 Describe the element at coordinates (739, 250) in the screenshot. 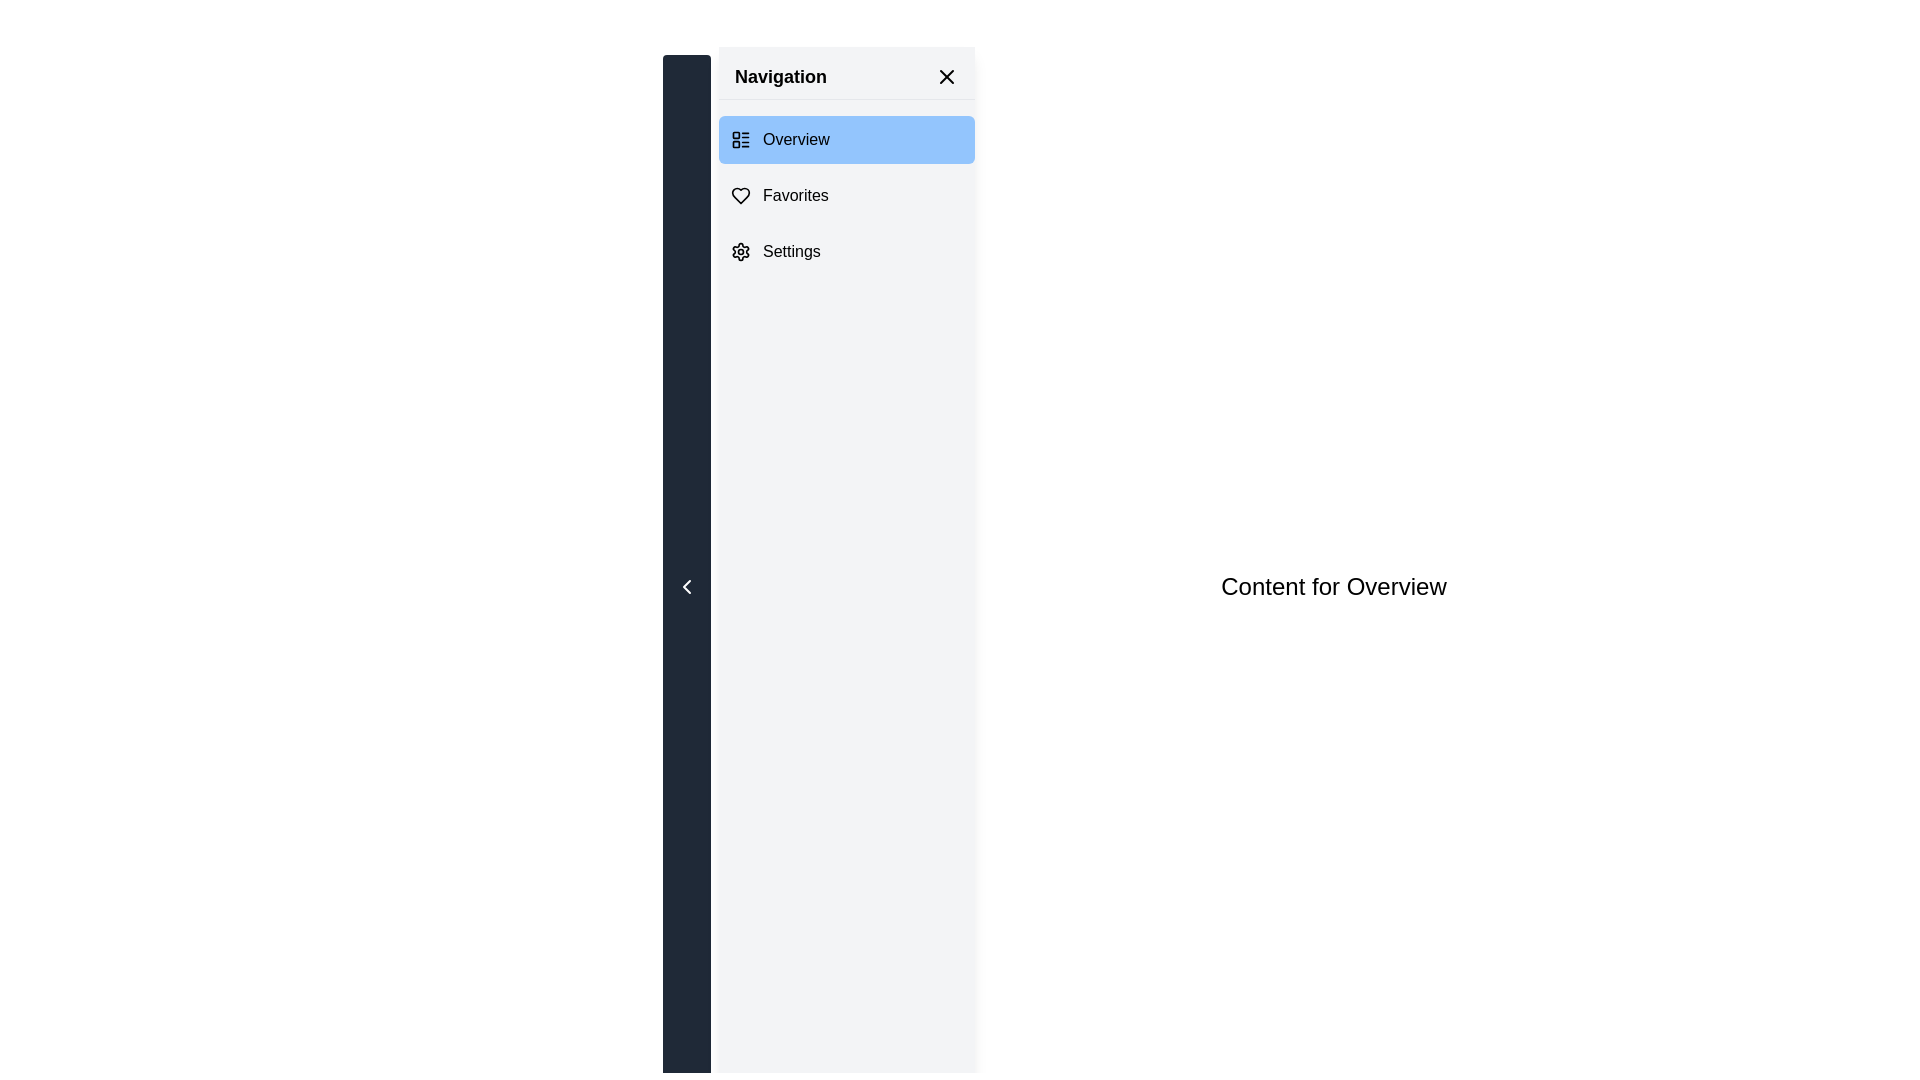

I see `the gear-like icon located in the left navigation panel next to the 'Settings' option` at that location.